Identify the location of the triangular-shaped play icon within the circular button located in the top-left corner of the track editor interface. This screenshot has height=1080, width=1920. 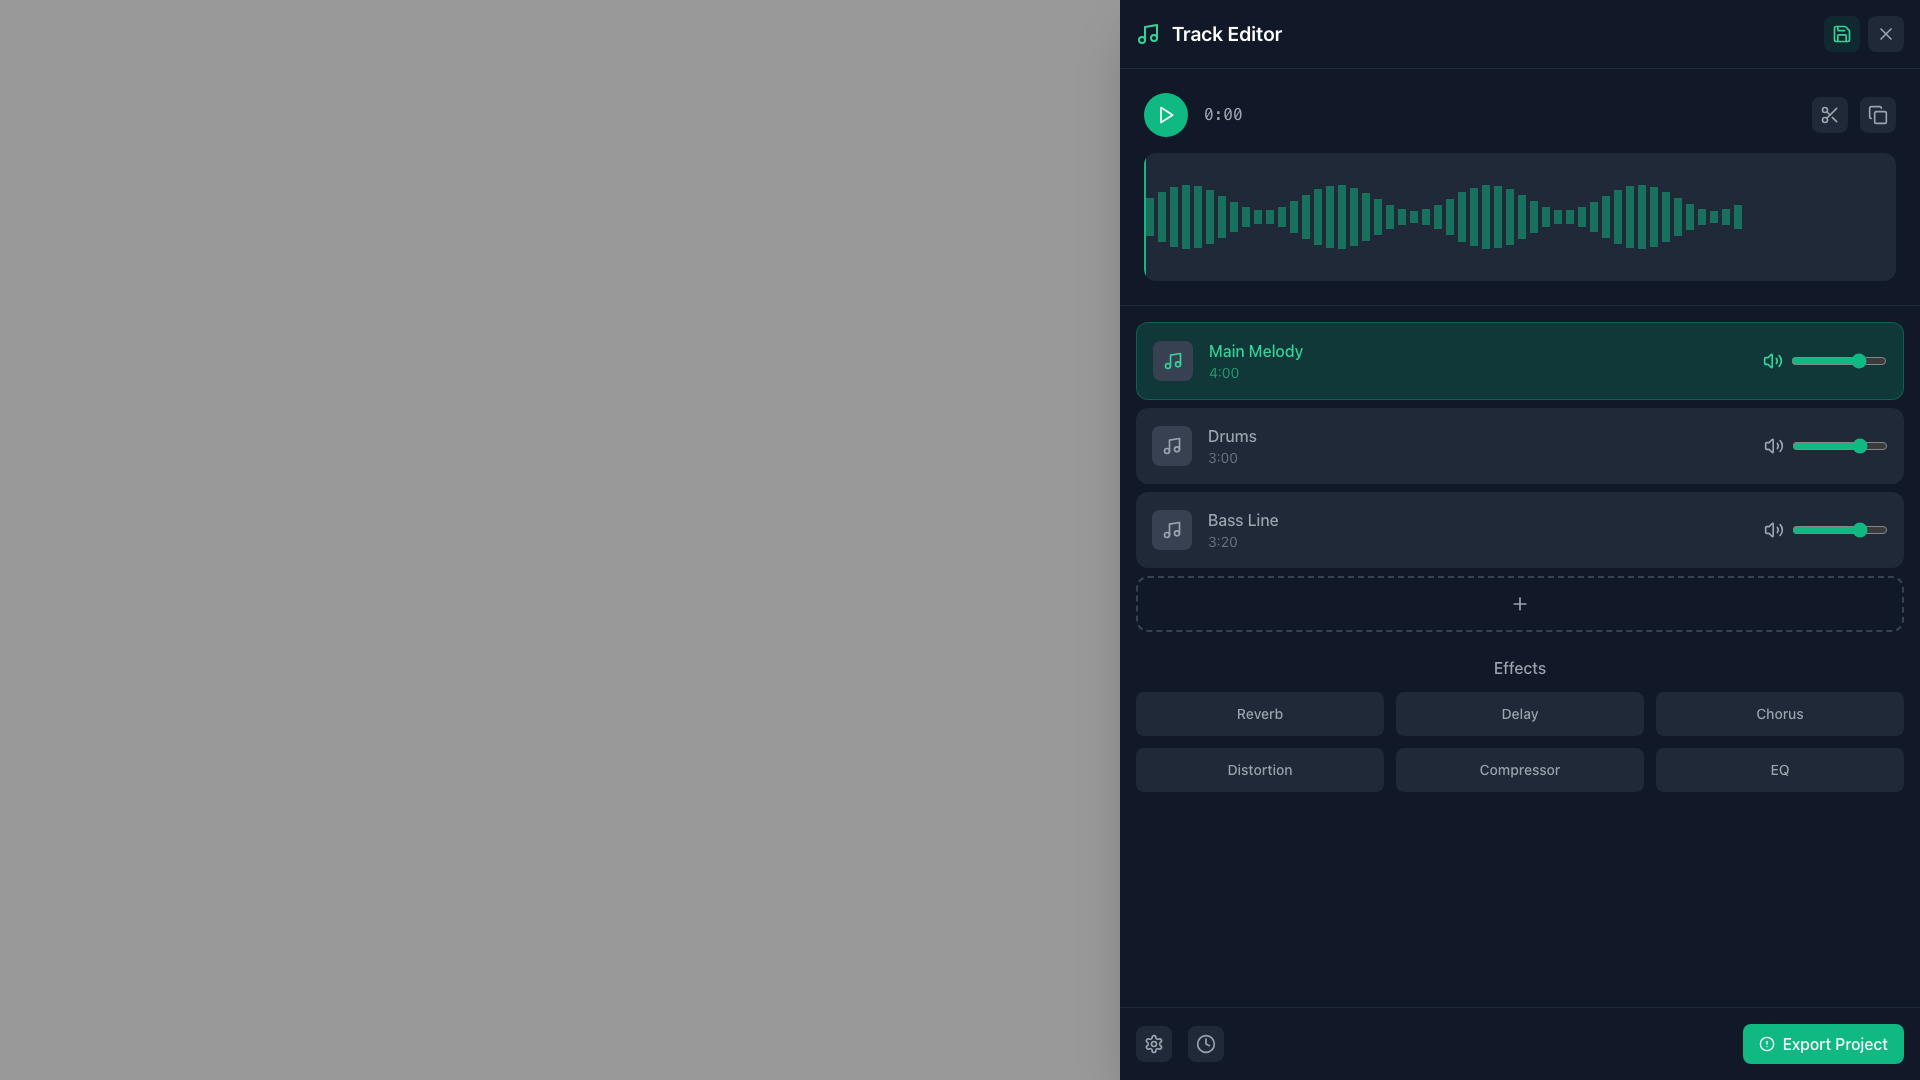
(1166, 115).